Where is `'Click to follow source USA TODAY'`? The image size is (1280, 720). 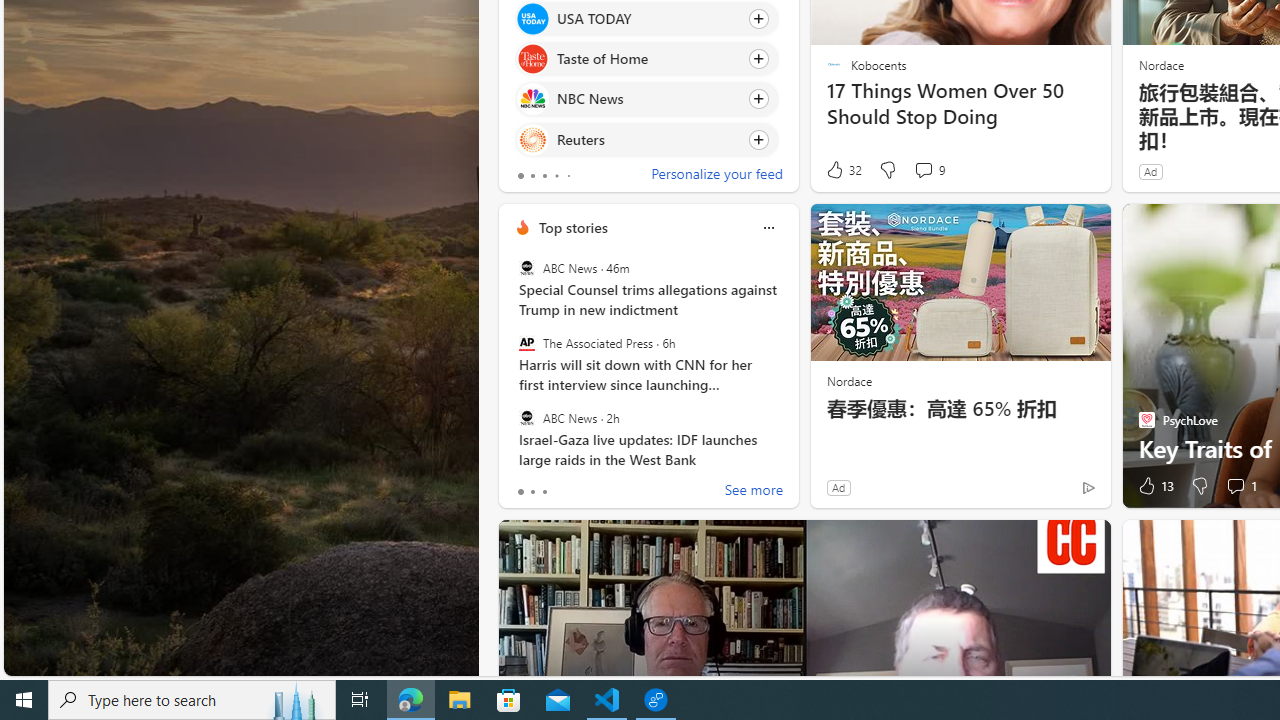
'Click to follow source USA TODAY' is located at coordinates (647, 18).